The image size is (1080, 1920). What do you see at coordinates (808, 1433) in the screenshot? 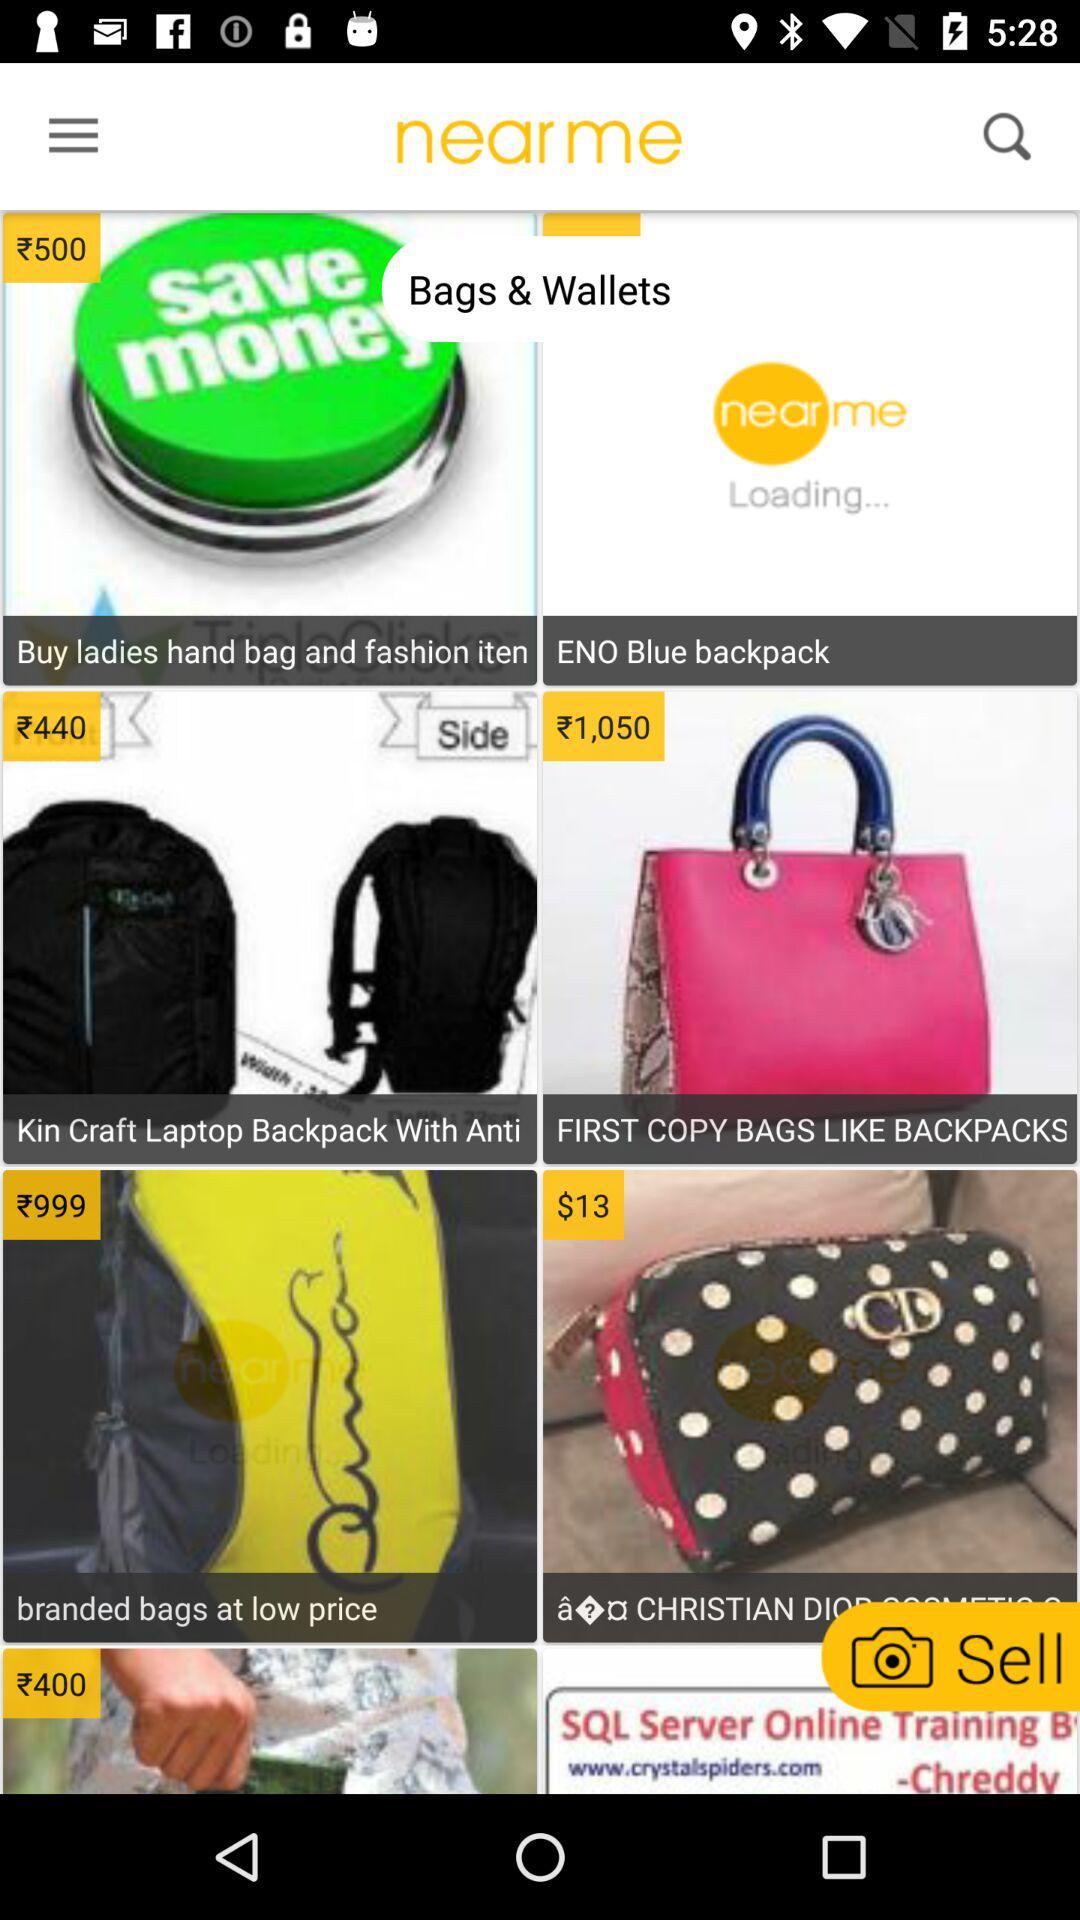
I see `money bag` at bounding box center [808, 1433].